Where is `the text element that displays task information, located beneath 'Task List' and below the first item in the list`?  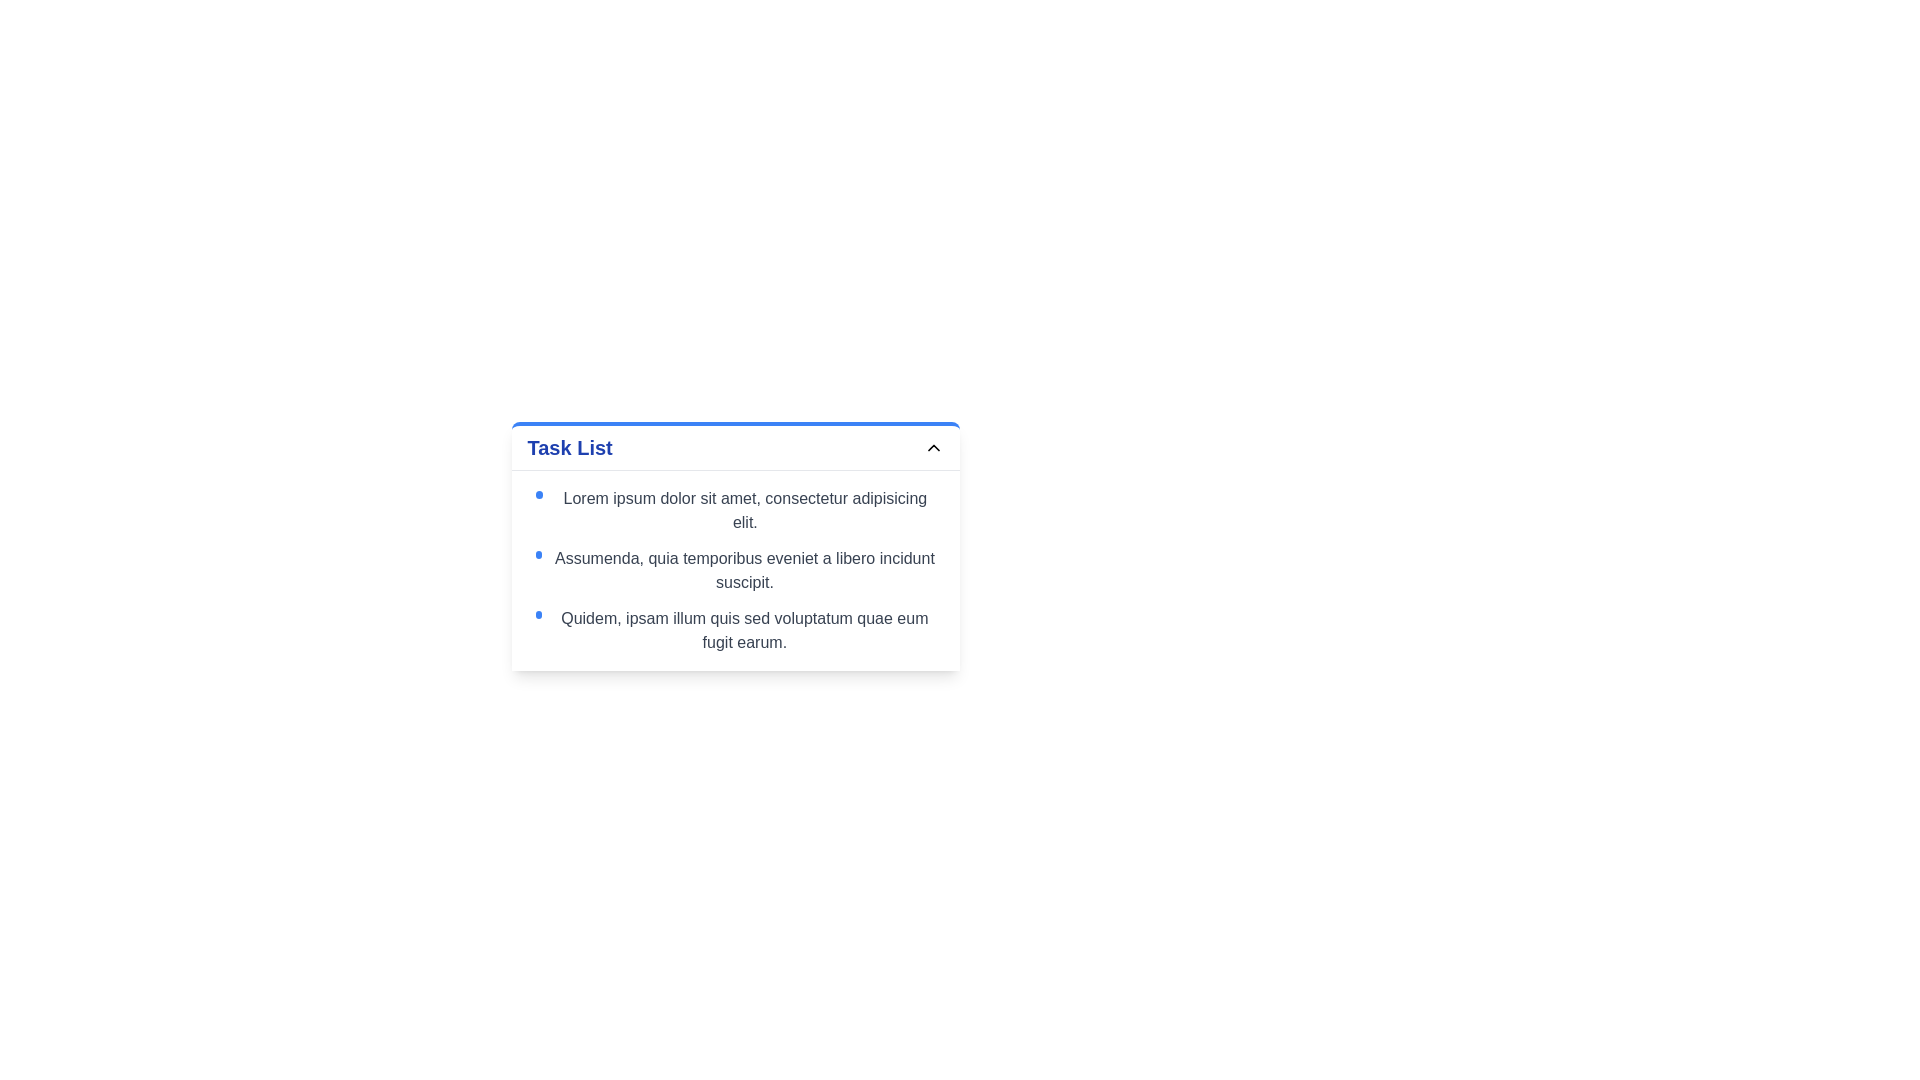
the text element that displays task information, located beneath 'Task List' and below the first item in the list is located at coordinates (734, 570).